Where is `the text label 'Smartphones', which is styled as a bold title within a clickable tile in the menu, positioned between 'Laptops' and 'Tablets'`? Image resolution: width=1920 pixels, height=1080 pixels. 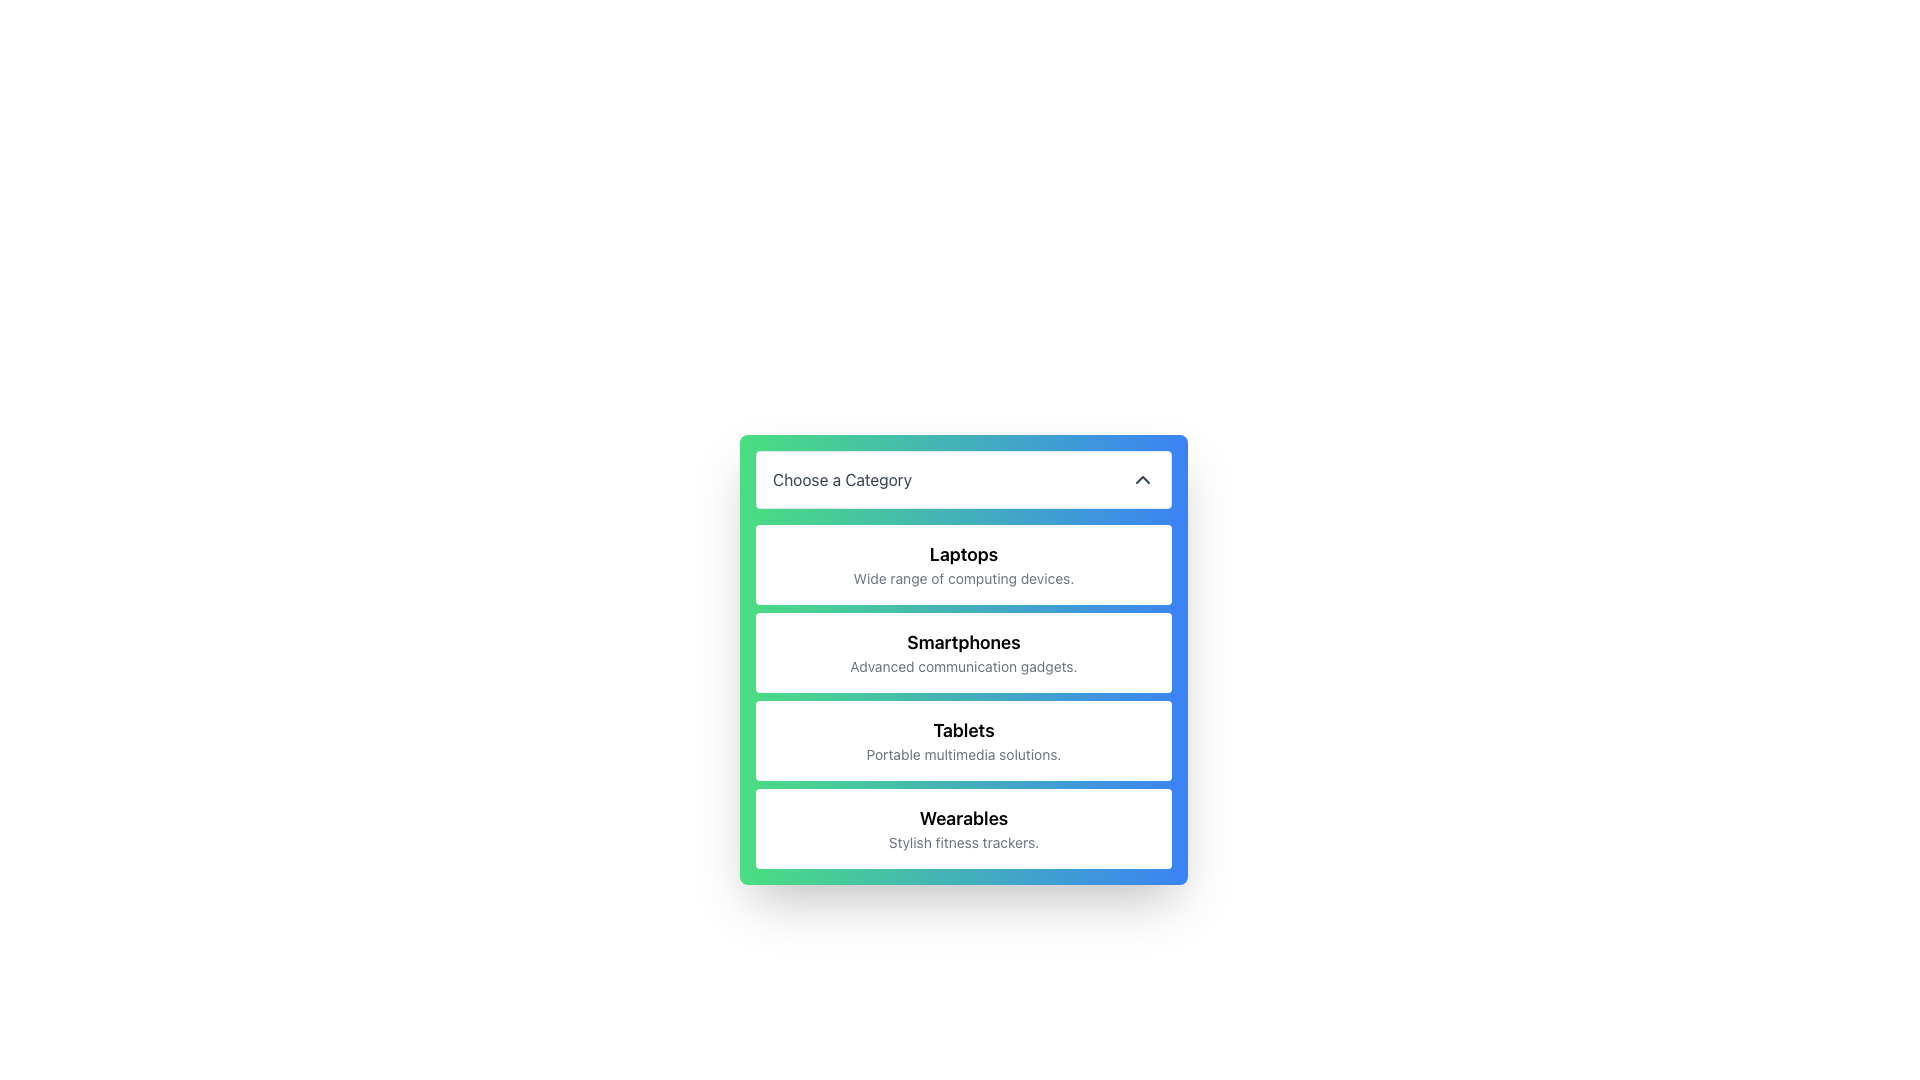
the text label 'Smartphones', which is styled as a bold title within a clickable tile in the menu, positioned between 'Laptops' and 'Tablets' is located at coordinates (964, 643).